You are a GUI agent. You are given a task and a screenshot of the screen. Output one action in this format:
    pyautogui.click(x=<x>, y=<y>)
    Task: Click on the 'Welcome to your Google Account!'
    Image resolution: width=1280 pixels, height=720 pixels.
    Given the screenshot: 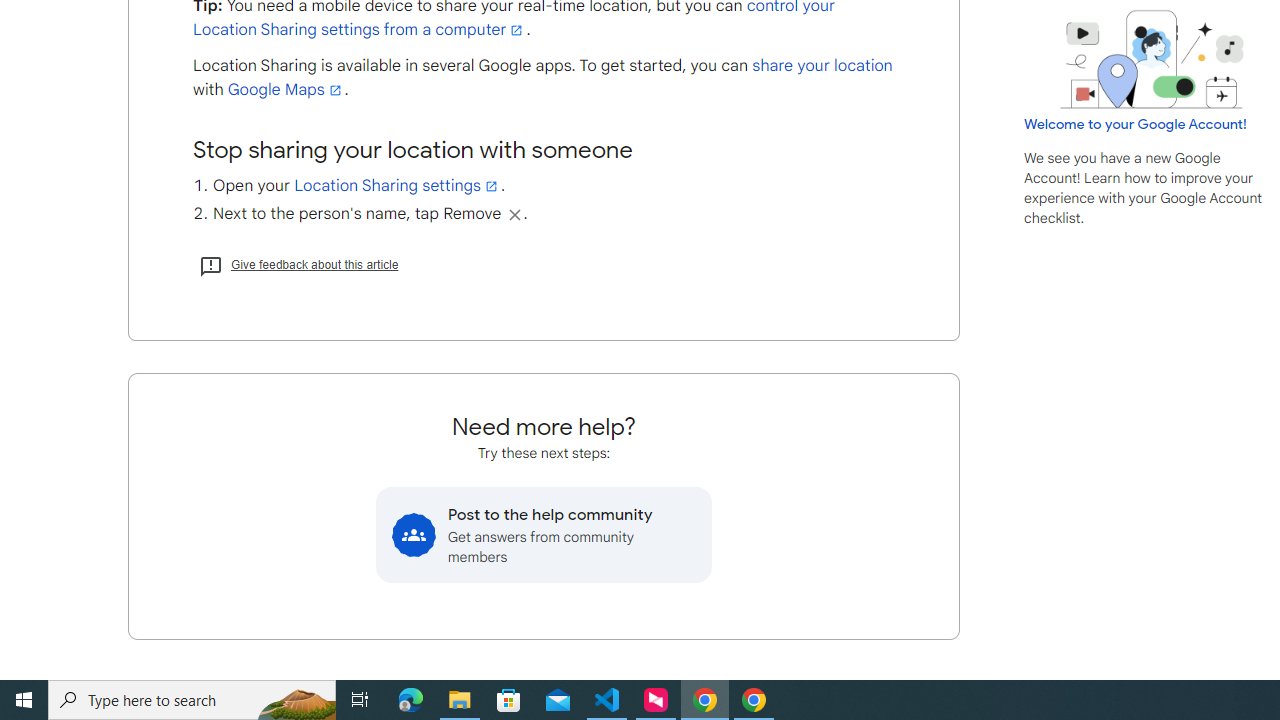 What is the action you would take?
    pyautogui.click(x=1135, y=124)
    